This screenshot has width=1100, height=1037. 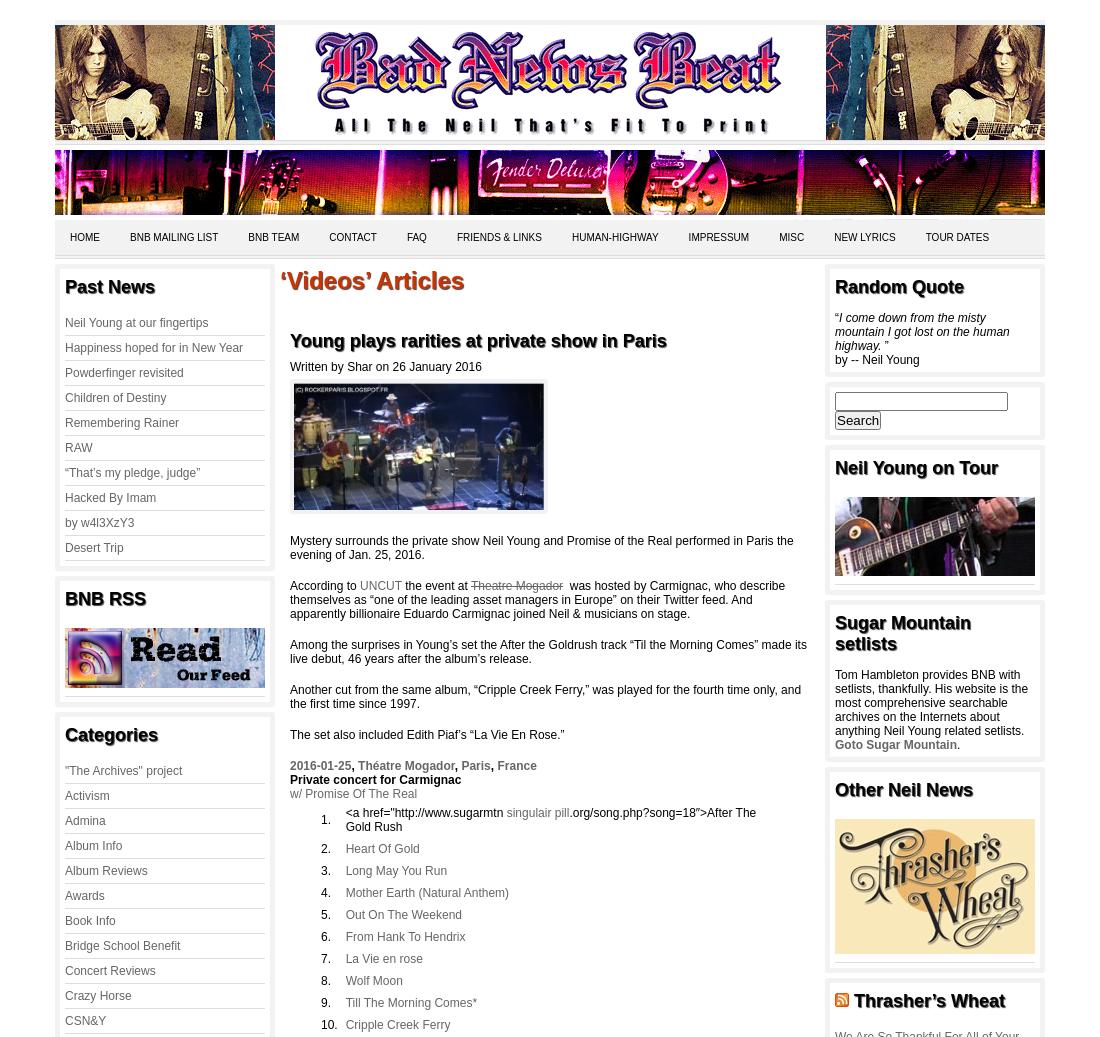 What do you see at coordinates (106, 870) in the screenshot?
I see `'Album Reviews'` at bounding box center [106, 870].